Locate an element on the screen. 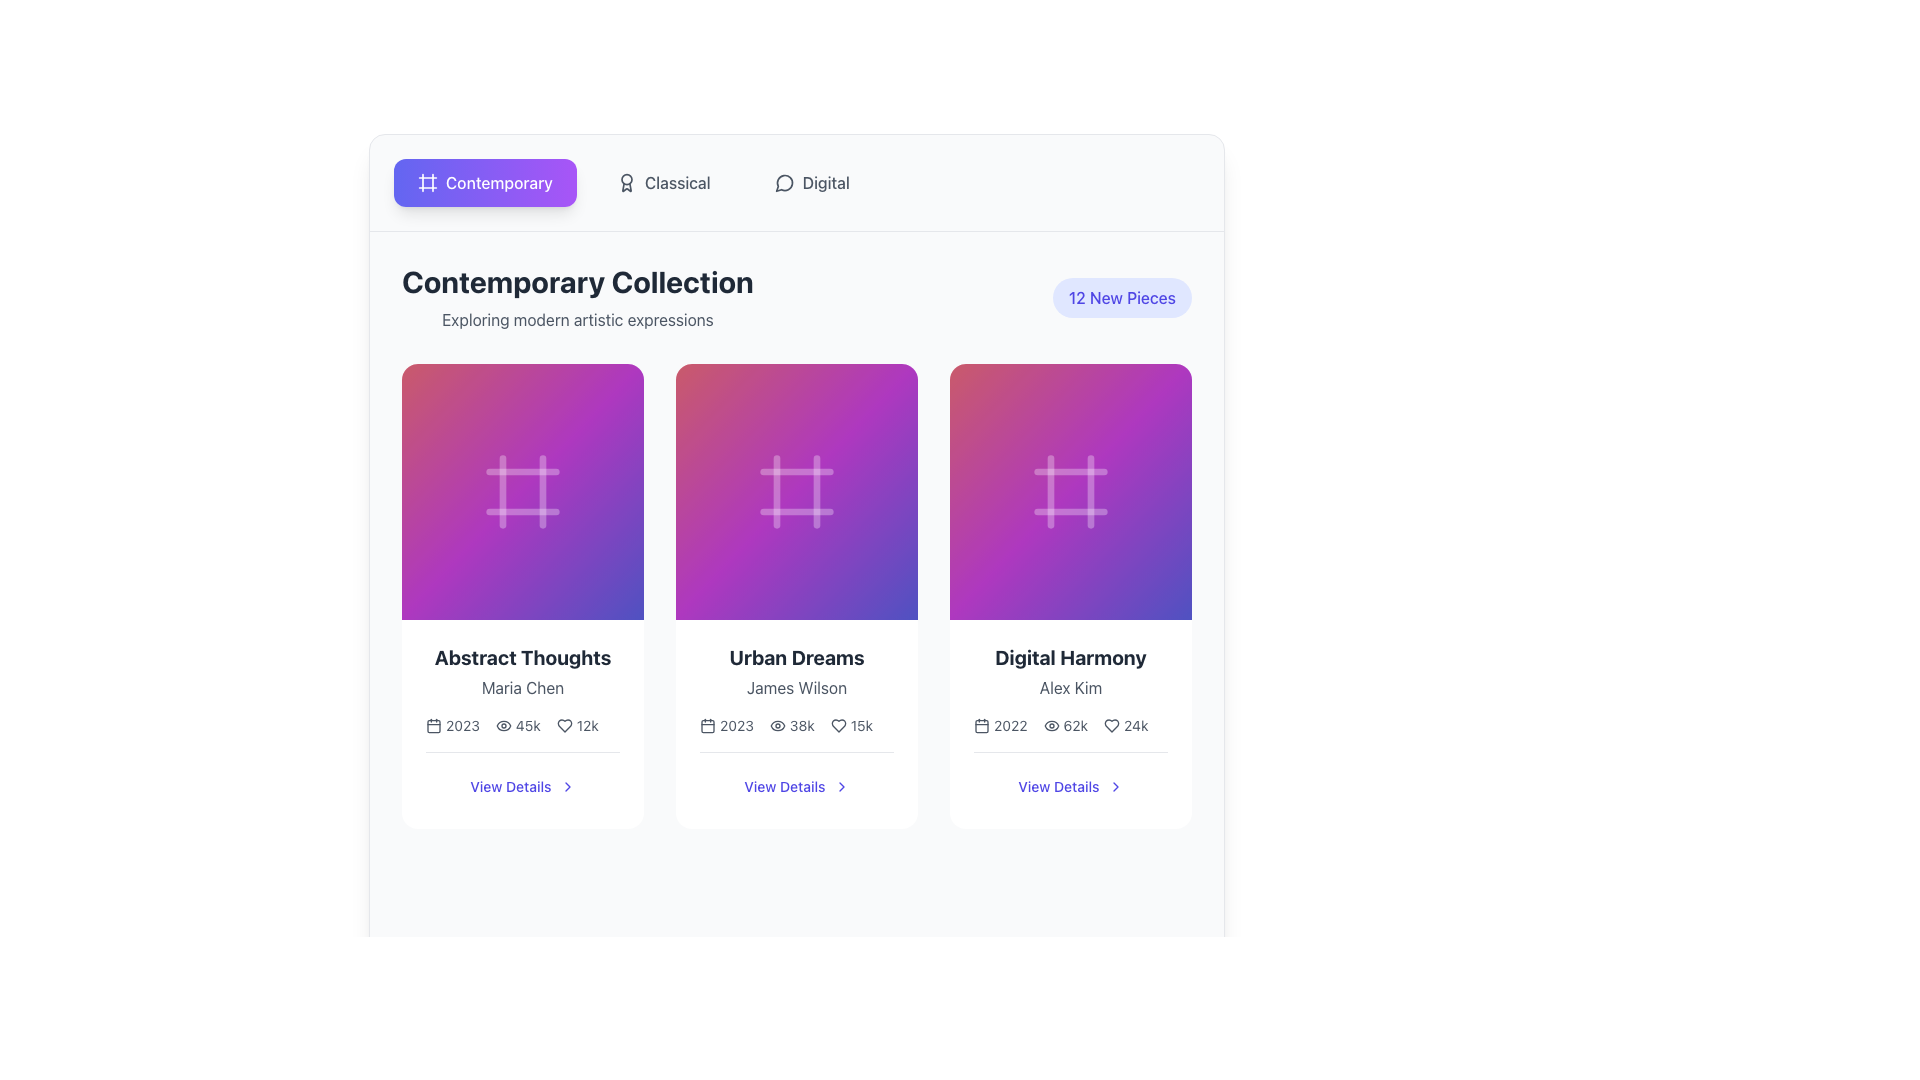 The image size is (1920, 1080). the calendar icon located to the left of the text '2022' within the 'Digital Harmony' card is located at coordinates (982, 725).